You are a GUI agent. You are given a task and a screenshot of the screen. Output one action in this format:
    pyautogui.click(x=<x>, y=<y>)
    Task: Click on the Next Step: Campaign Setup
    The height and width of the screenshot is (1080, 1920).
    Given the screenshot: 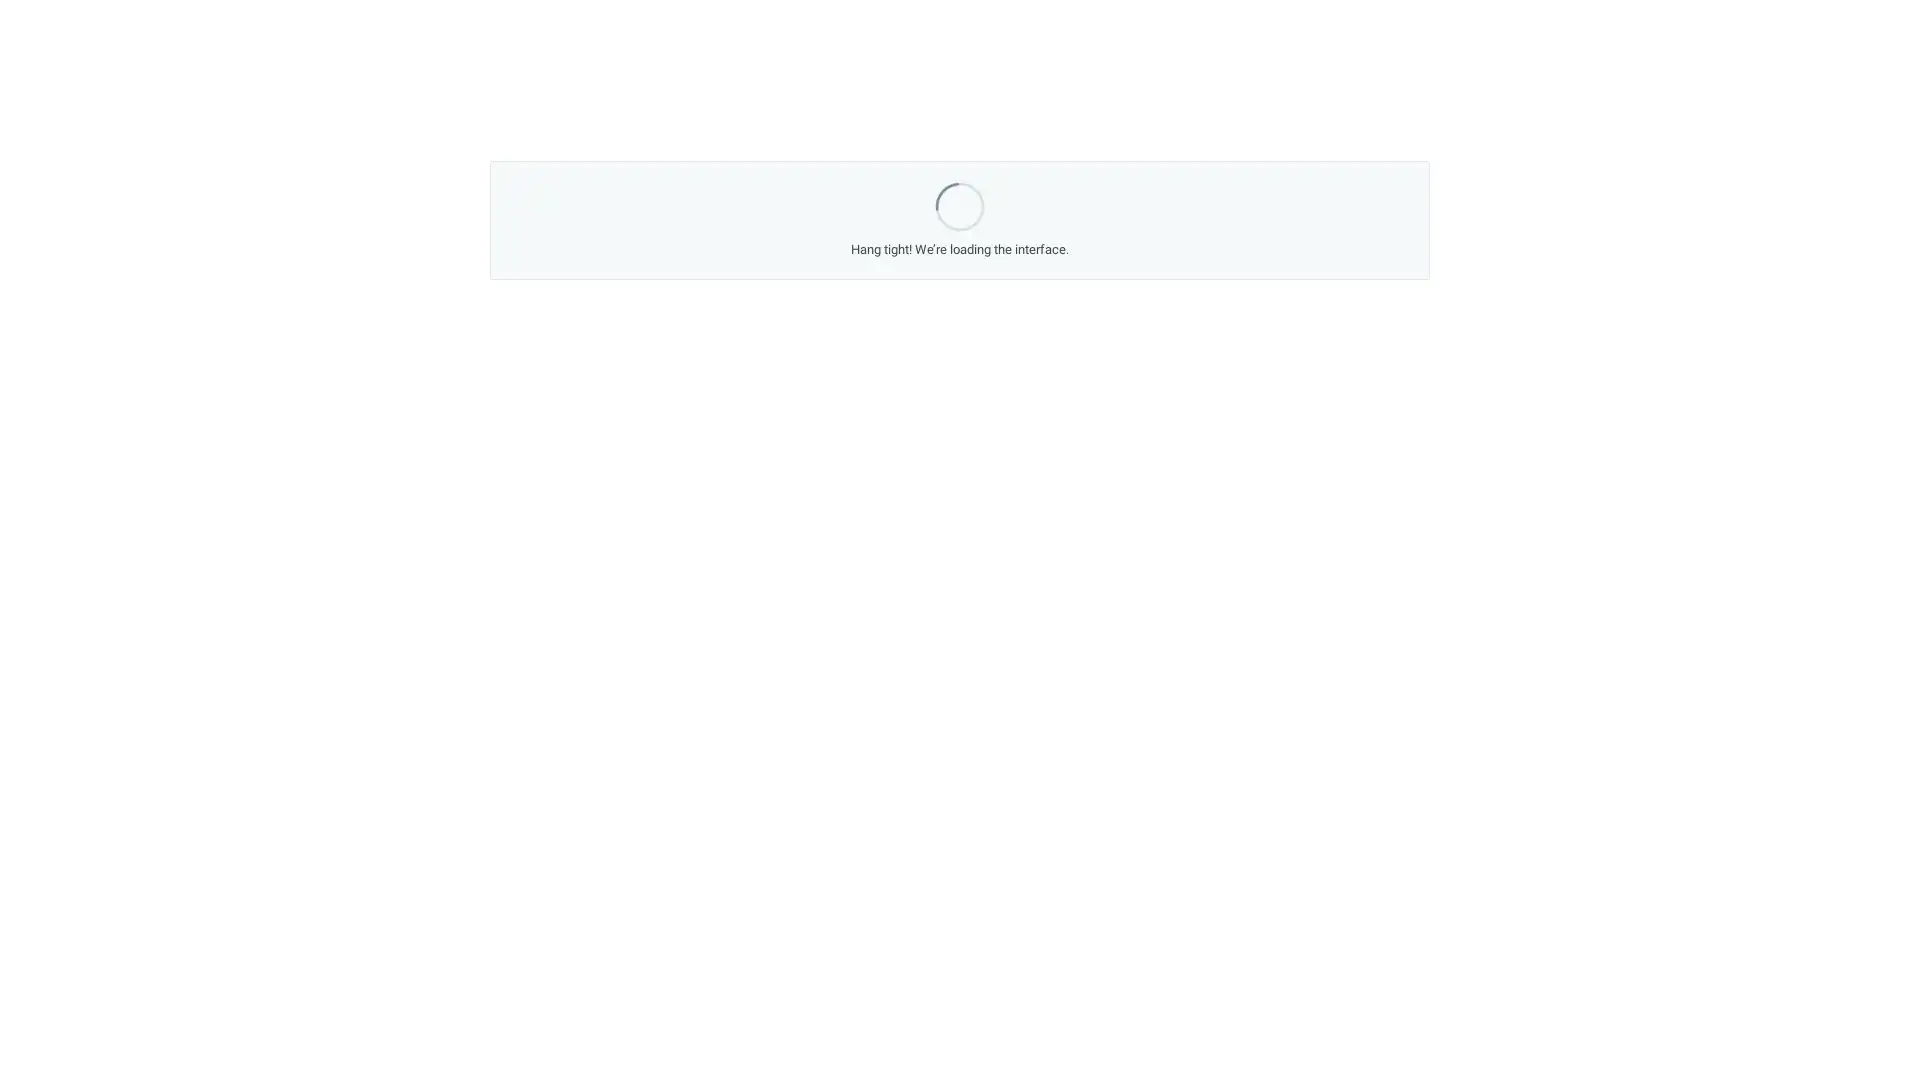 What is the action you would take?
    pyautogui.click(x=1121, y=712)
    